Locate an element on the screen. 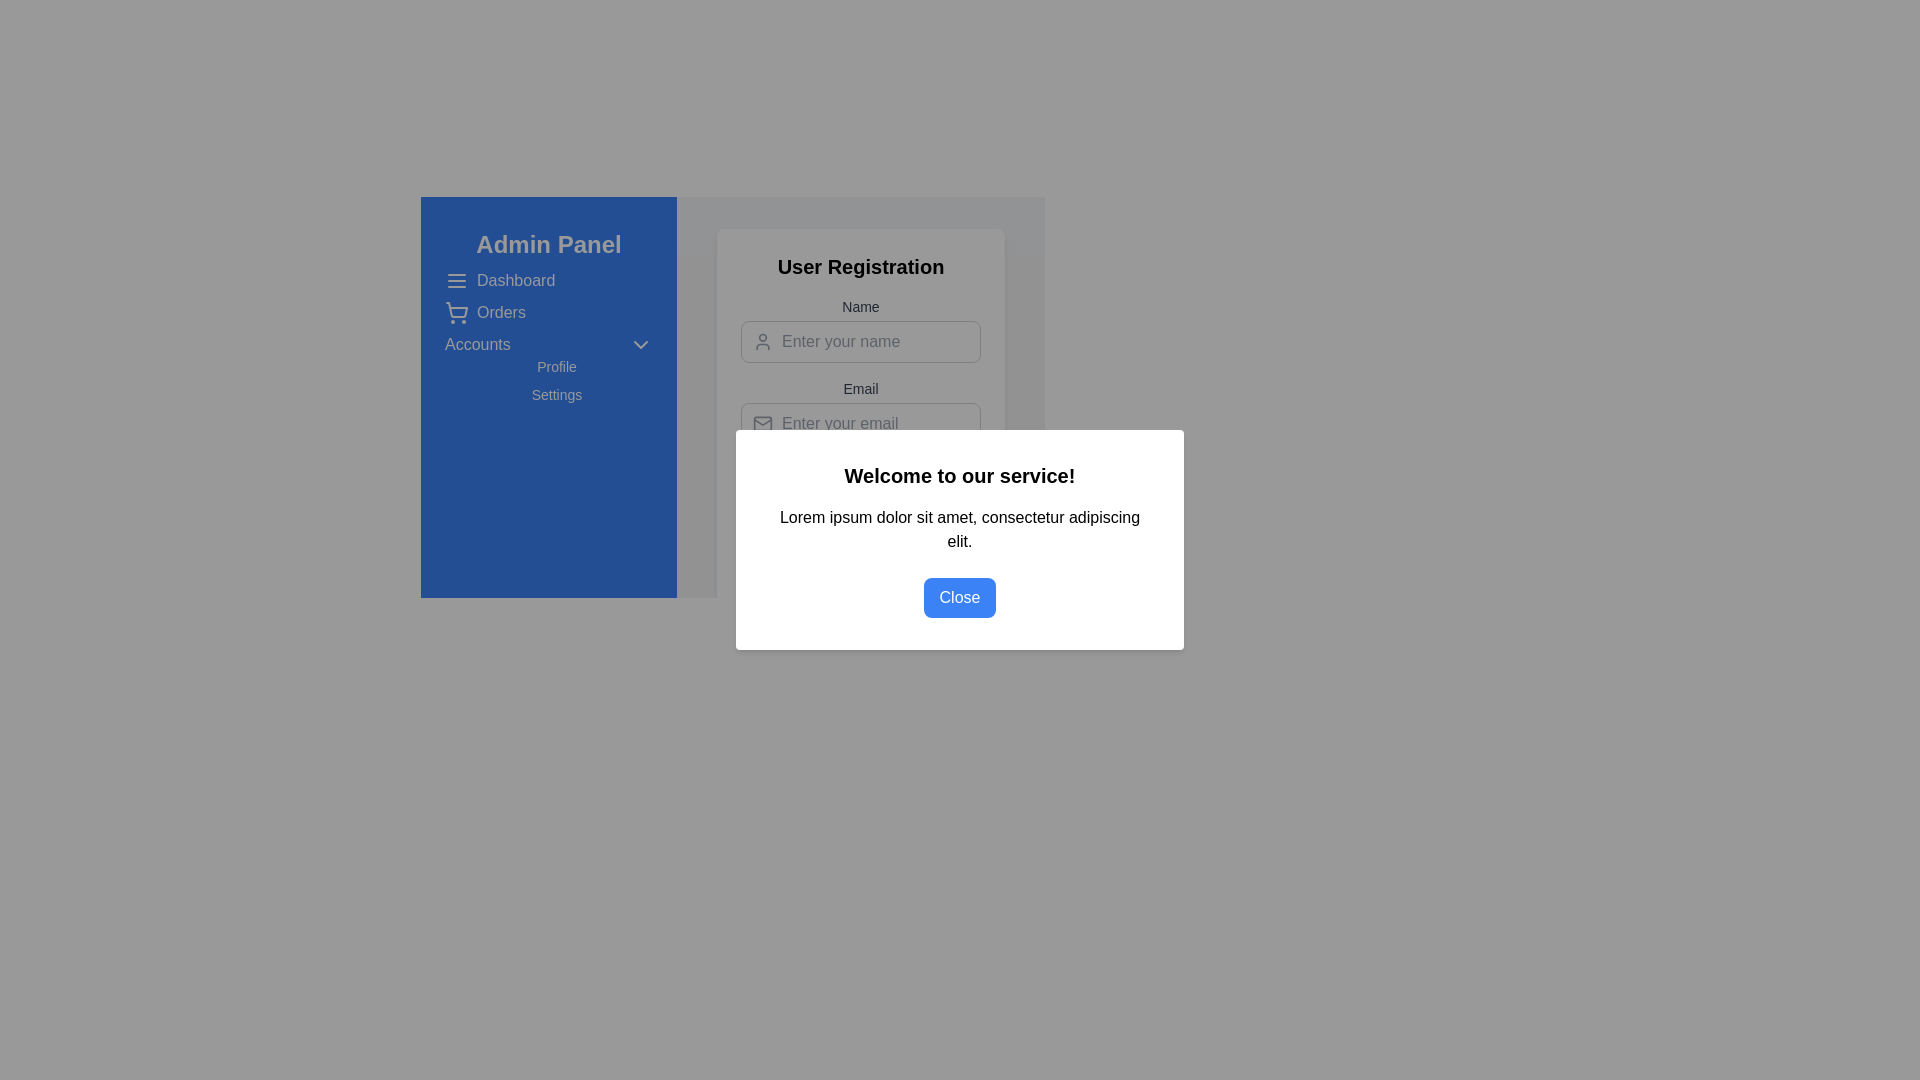  the static text header displaying 'Admin Panel' in bold white font on a blue background, located at the top of the navigation panel is located at coordinates (548, 244).